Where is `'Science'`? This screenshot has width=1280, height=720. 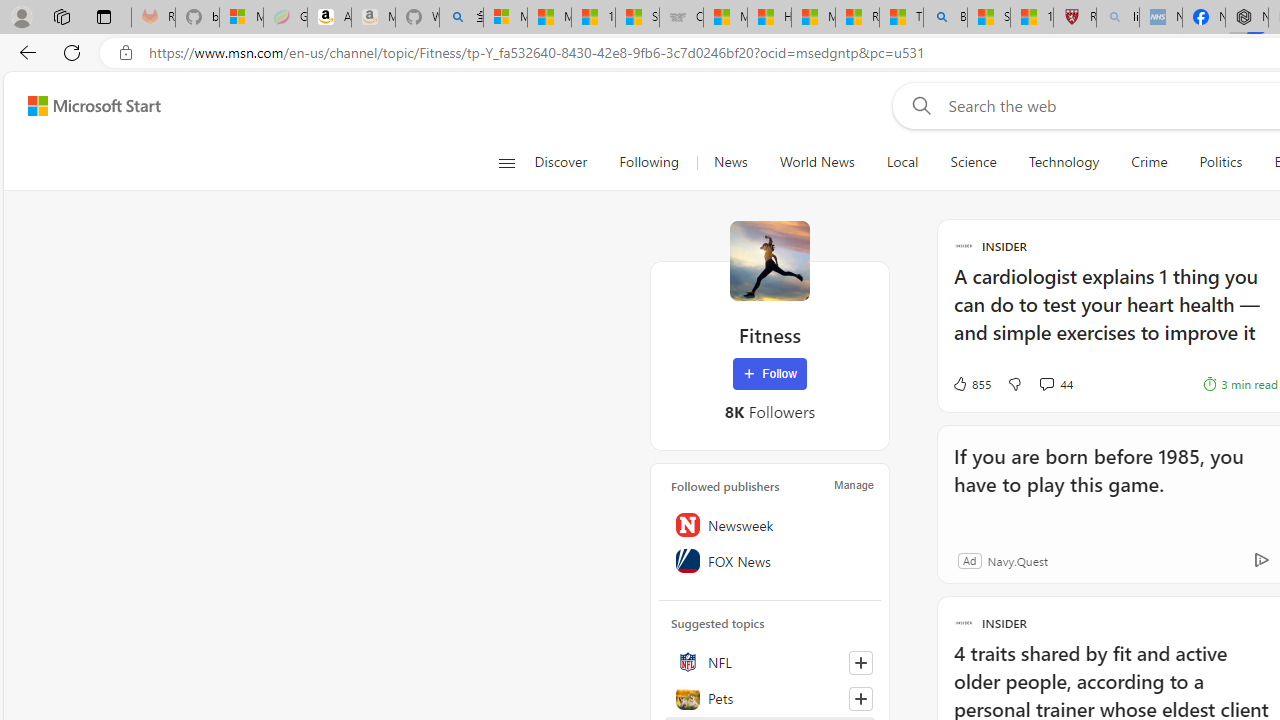
'Science' is located at coordinates (973, 162).